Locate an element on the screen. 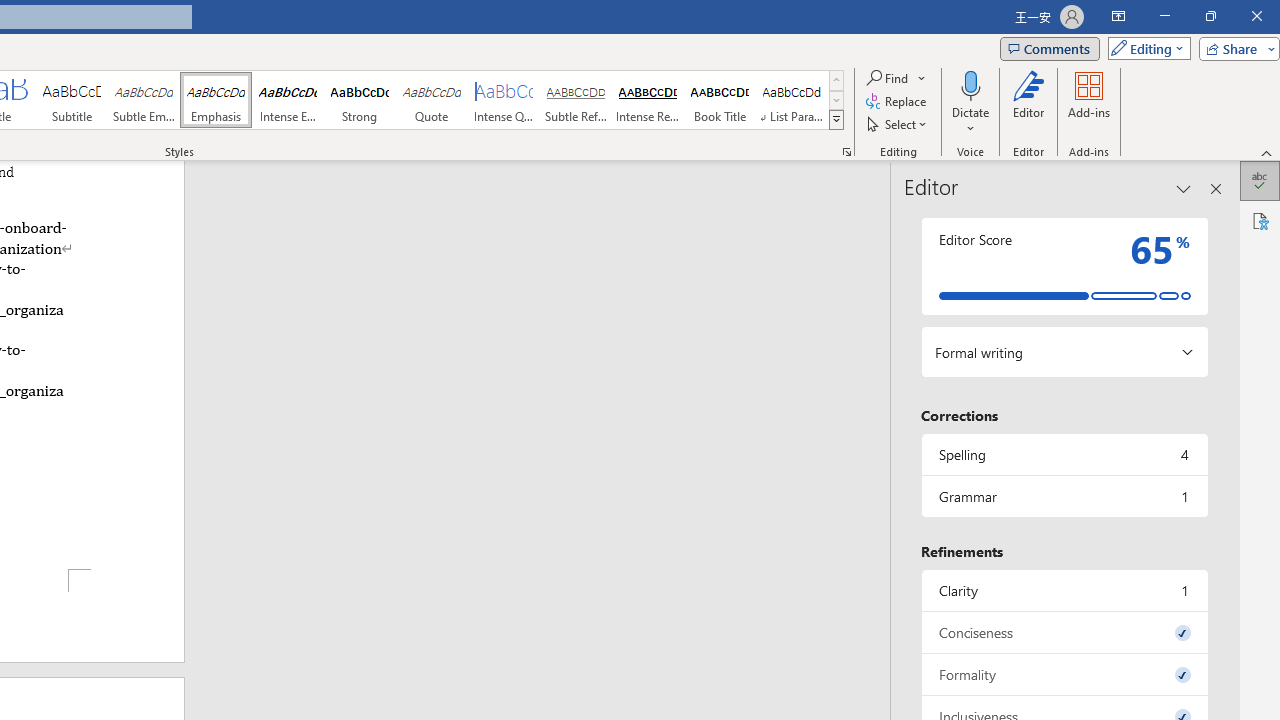 The height and width of the screenshot is (720, 1280). 'Accessibility' is located at coordinates (1259, 221).